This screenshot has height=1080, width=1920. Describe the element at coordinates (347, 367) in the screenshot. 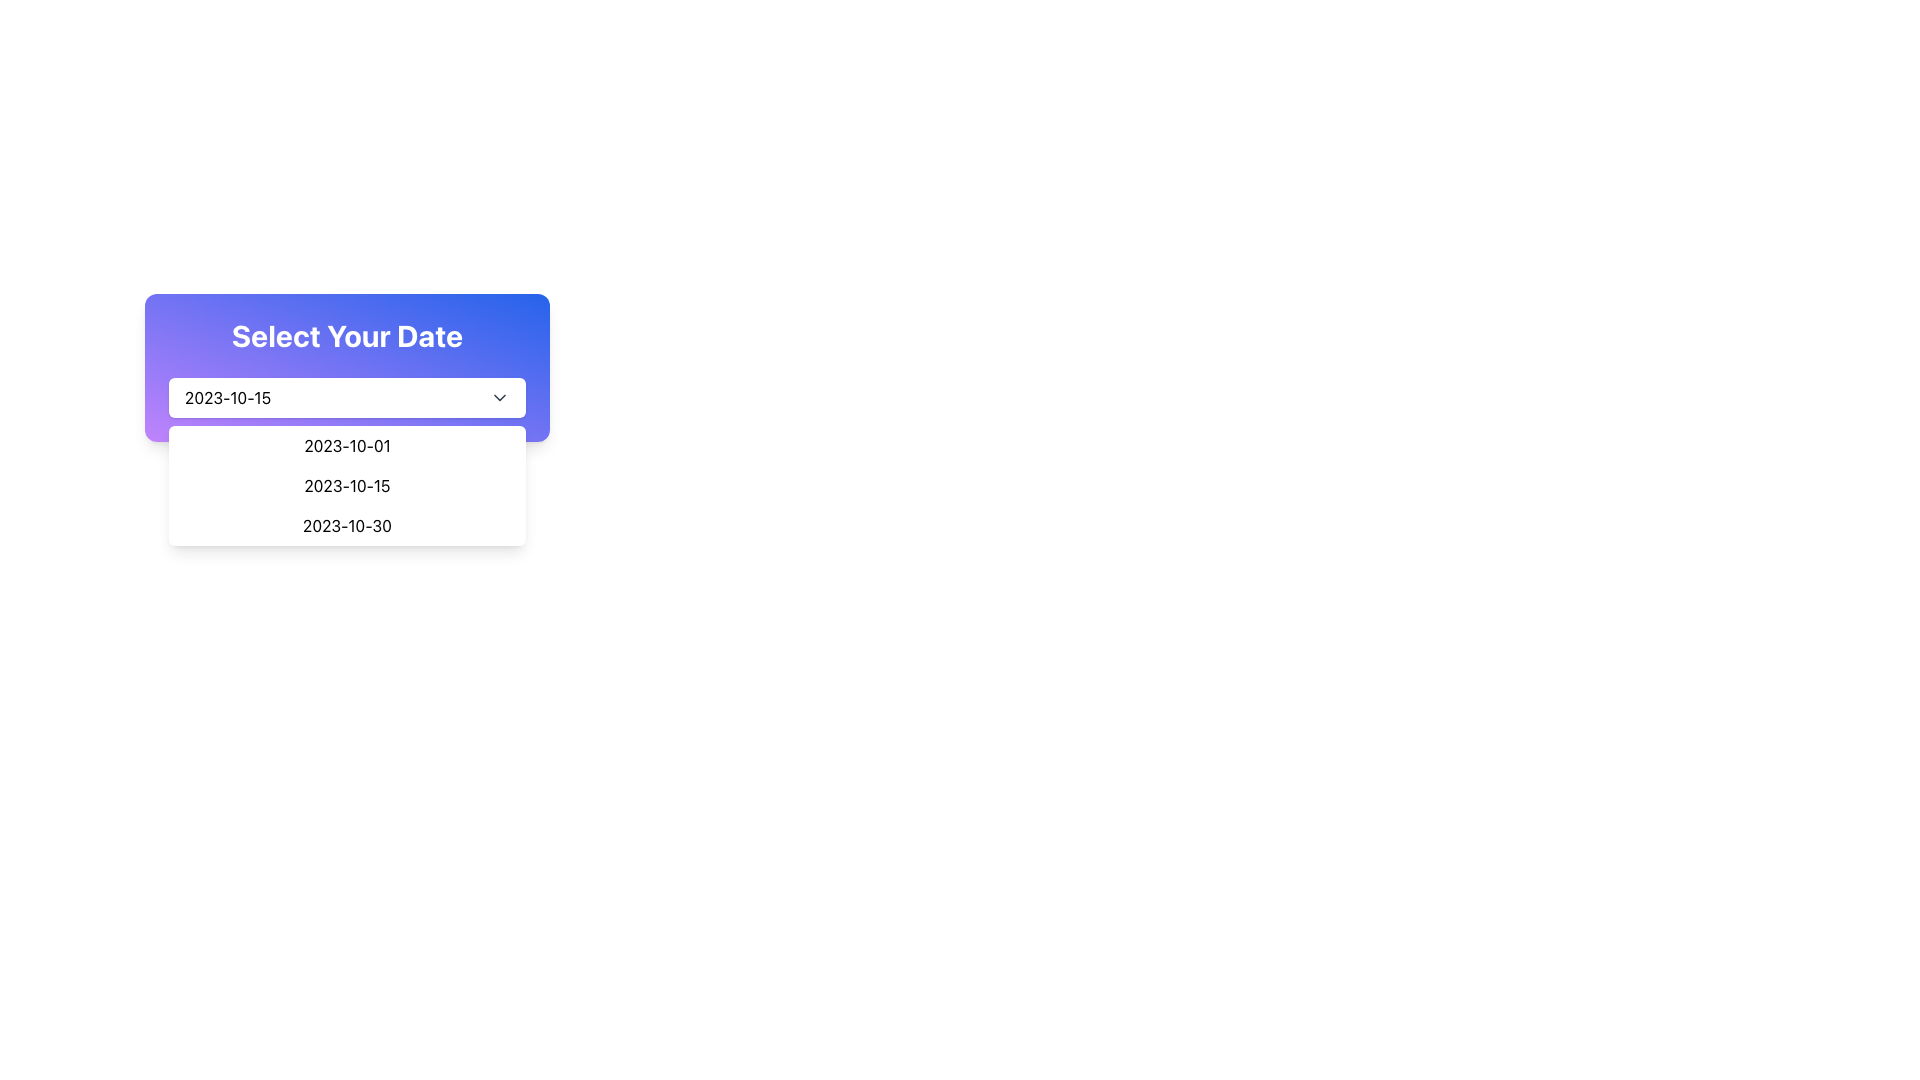

I see `the dropdown menu labeled 'Select Your Date' to choose a date` at that location.